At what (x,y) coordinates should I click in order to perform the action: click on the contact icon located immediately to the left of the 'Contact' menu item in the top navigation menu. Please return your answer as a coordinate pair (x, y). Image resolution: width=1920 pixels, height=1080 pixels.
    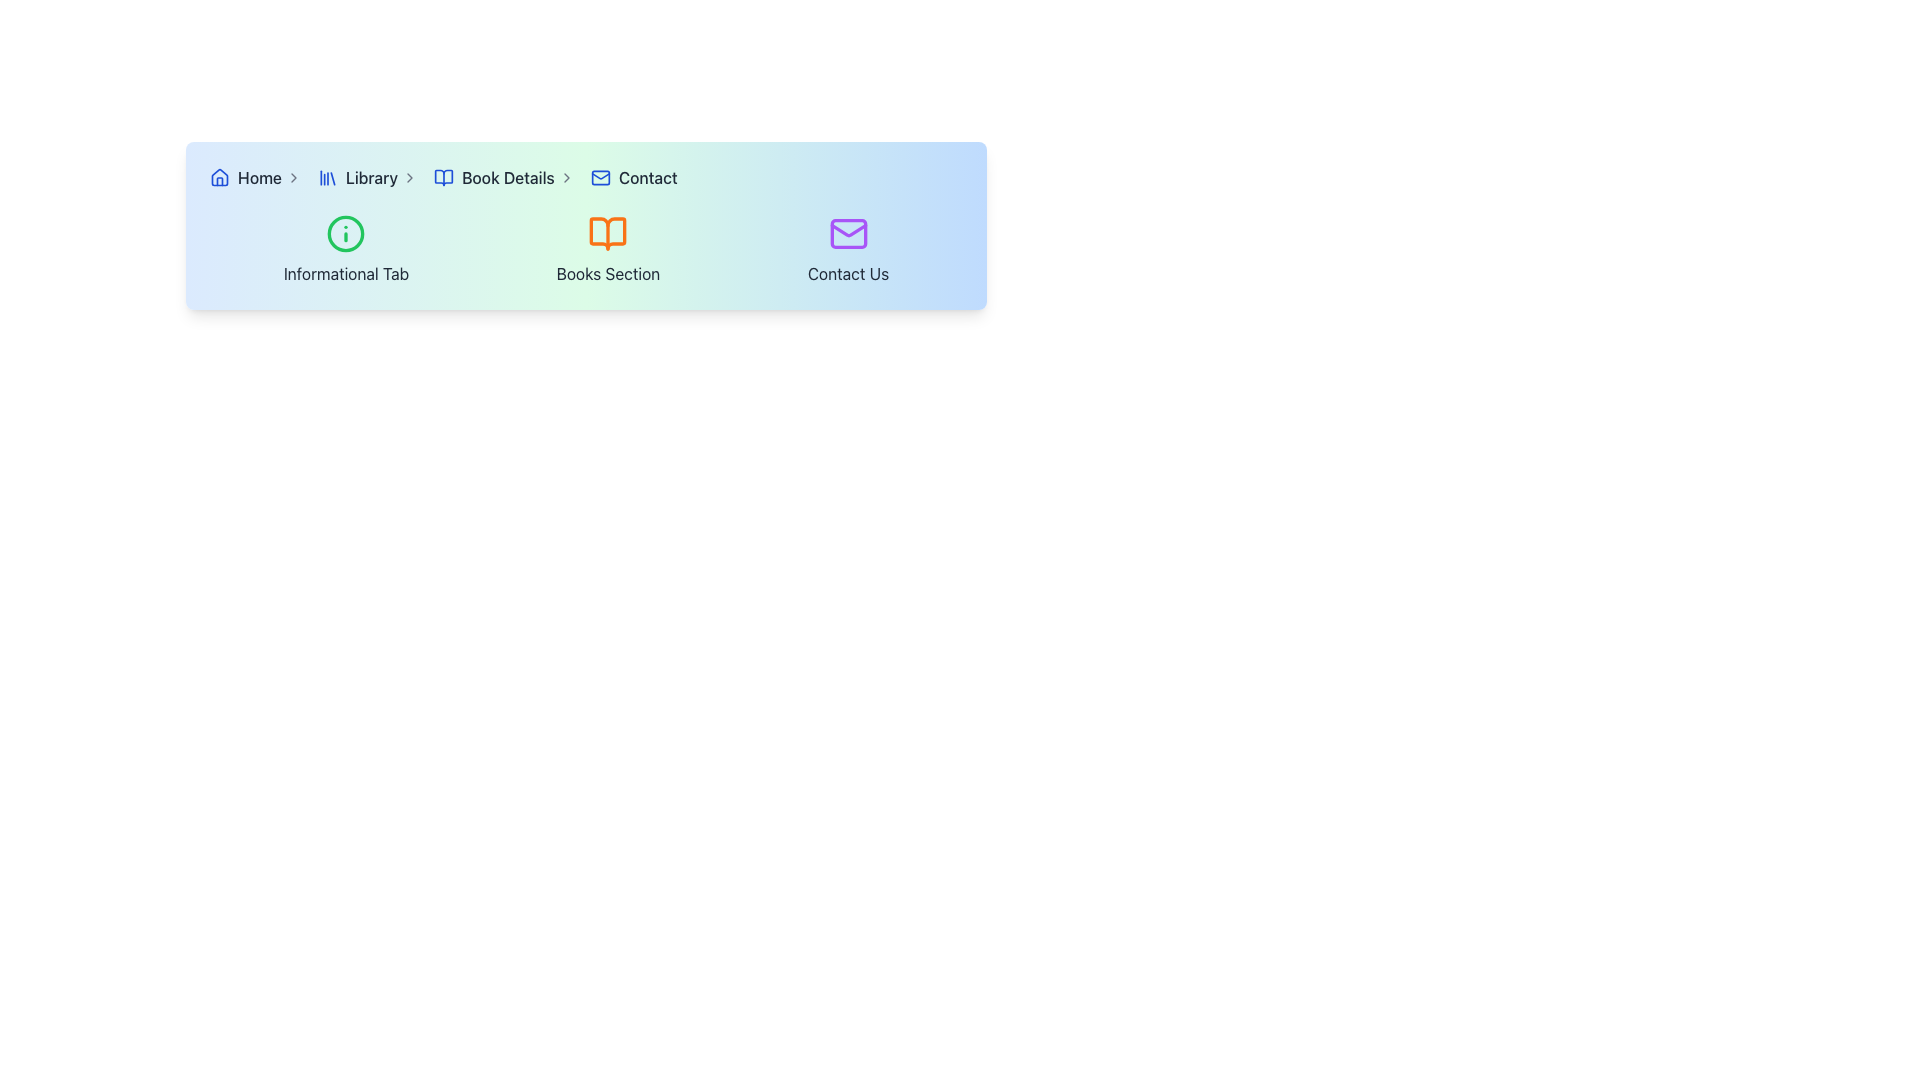
    Looking at the image, I should click on (599, 176).